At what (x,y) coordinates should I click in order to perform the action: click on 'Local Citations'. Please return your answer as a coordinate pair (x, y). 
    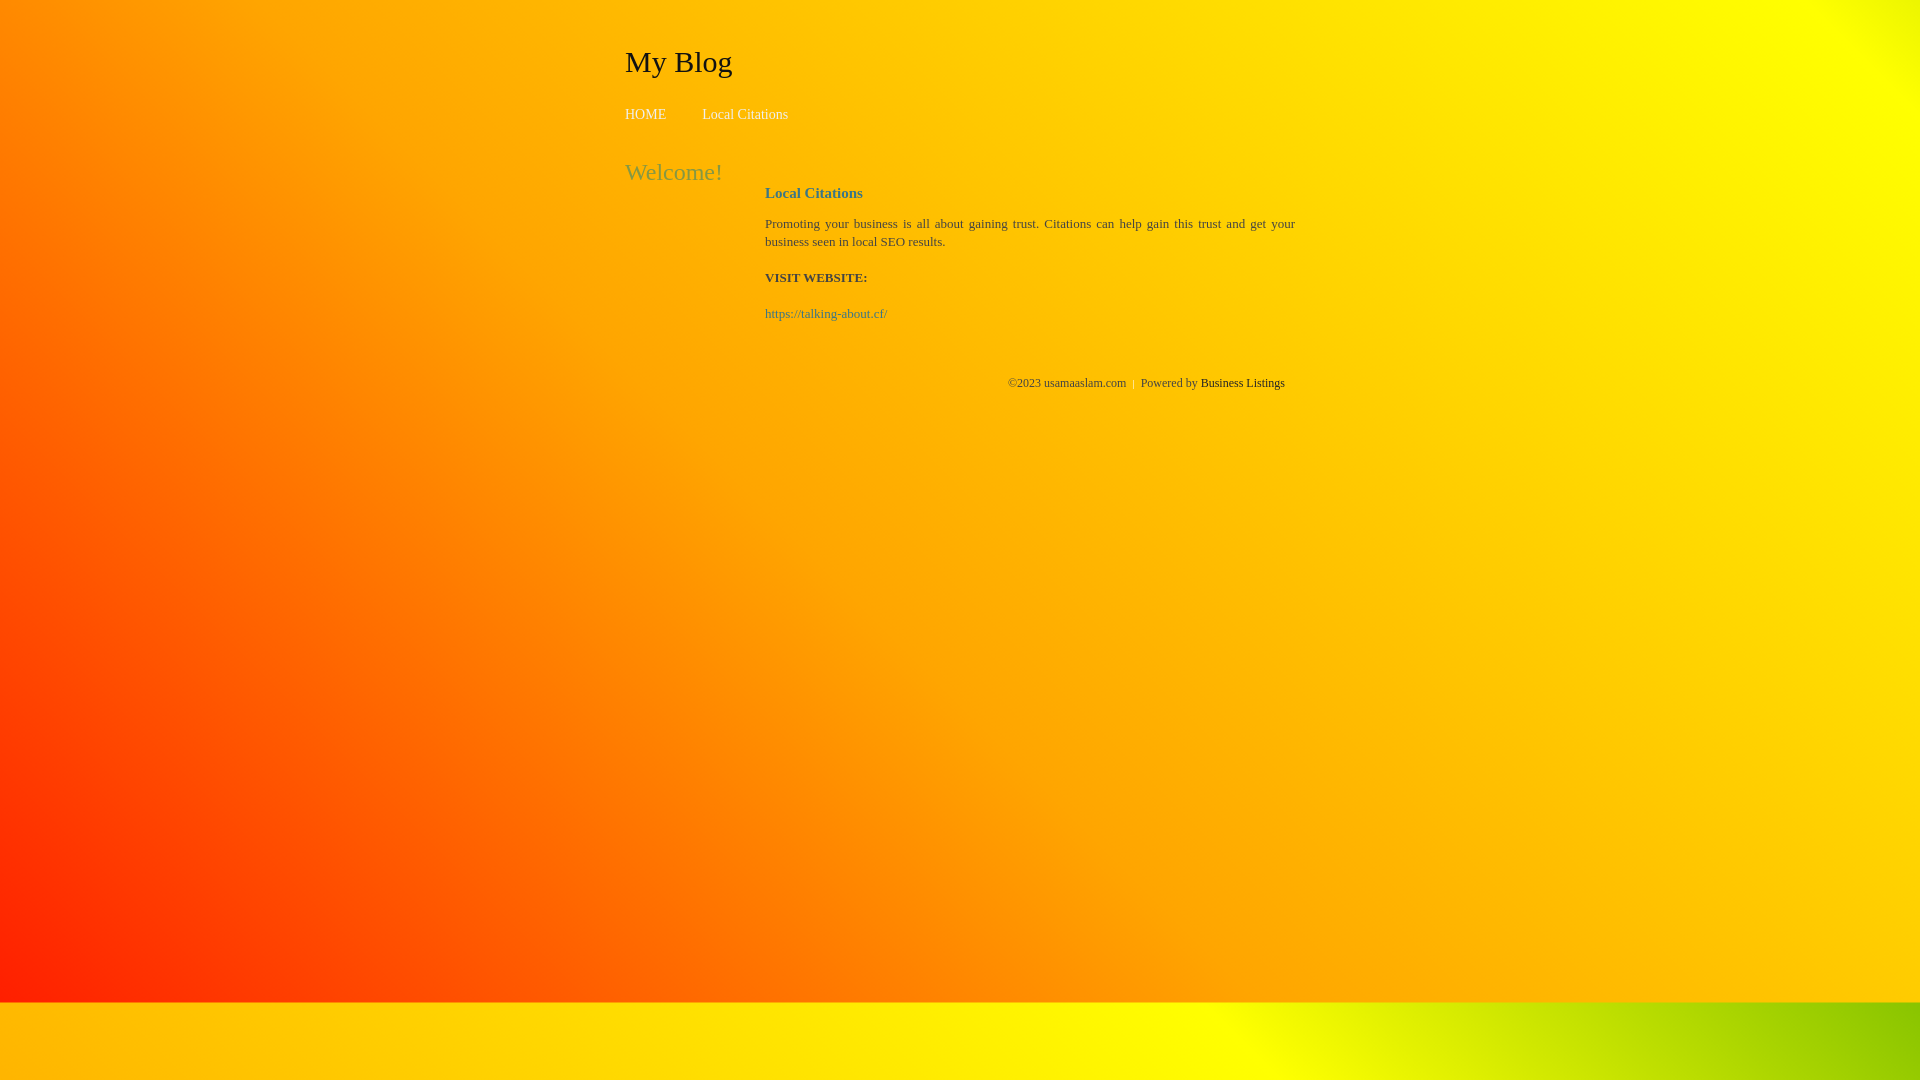
    Looking at the image, I should click on (701, 114).